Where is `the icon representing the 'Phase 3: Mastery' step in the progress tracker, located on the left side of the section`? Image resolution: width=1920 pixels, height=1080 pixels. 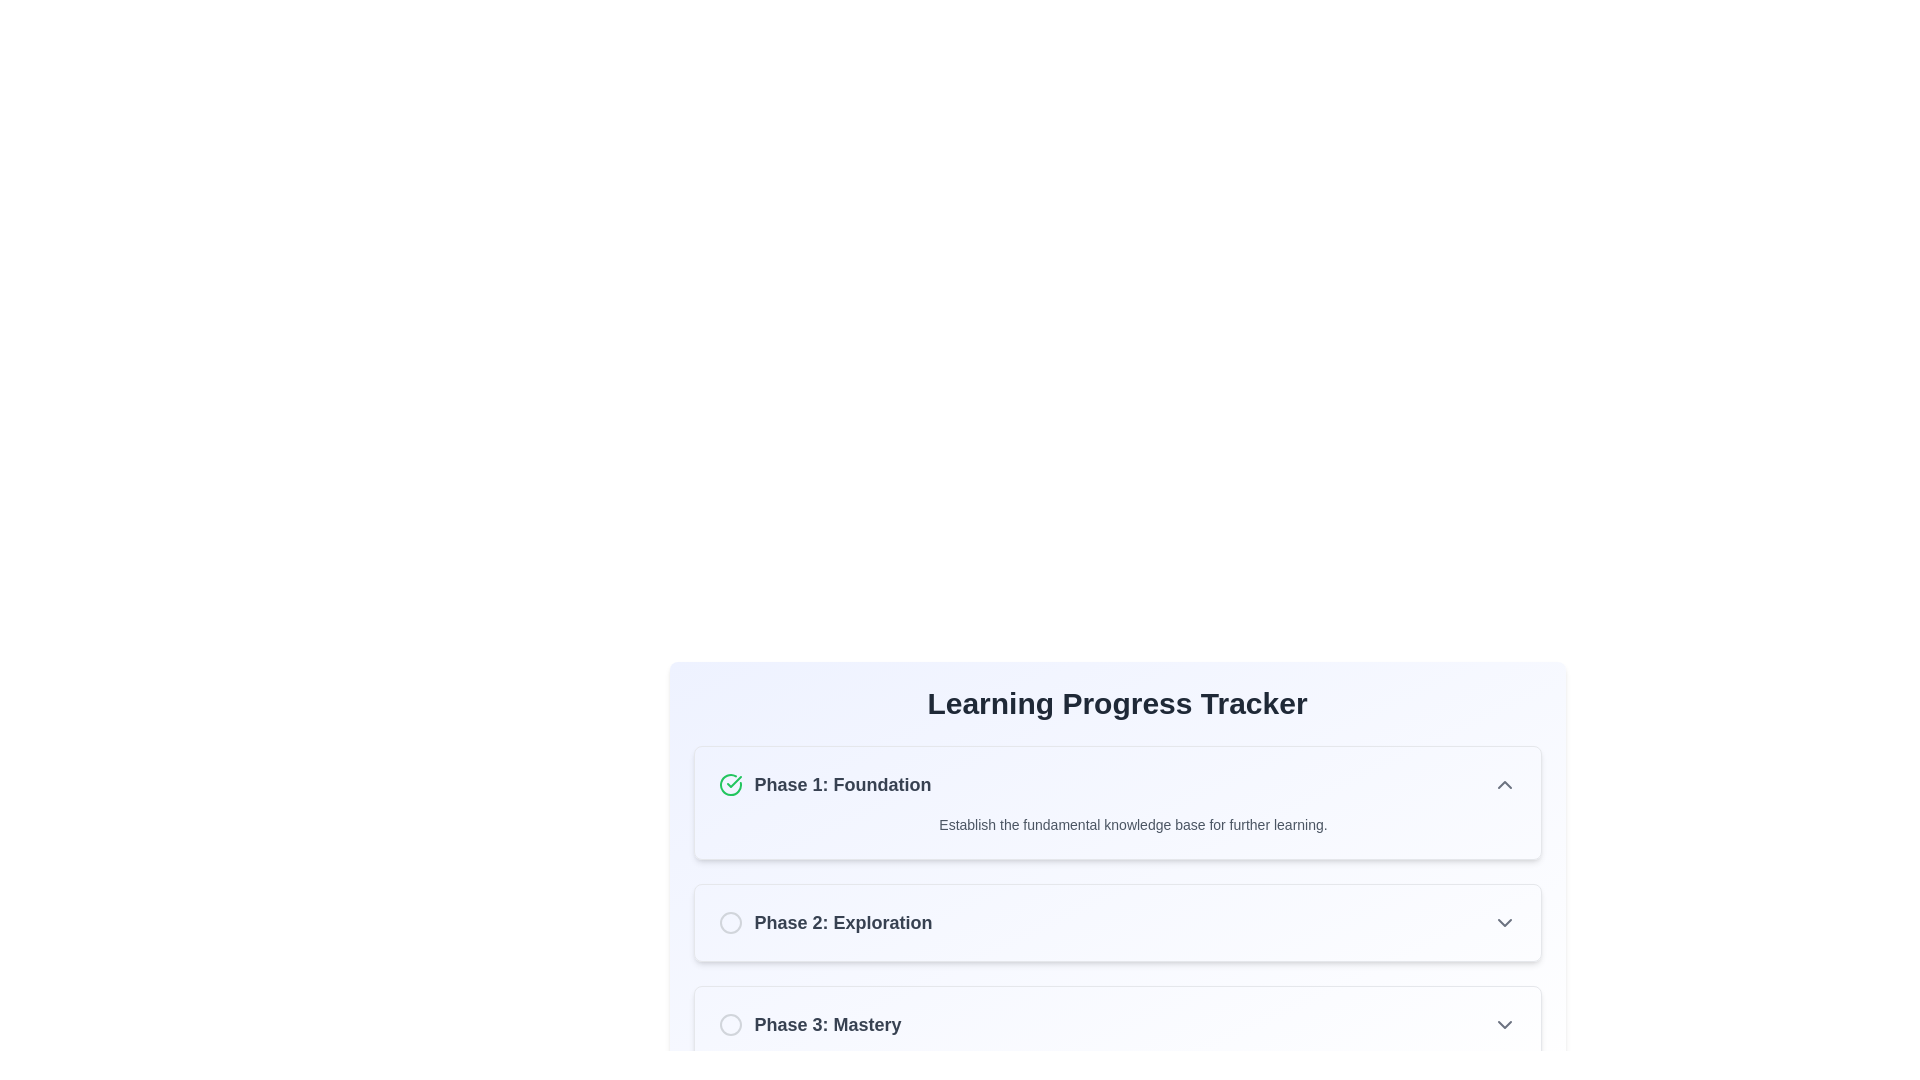 the icon representing the 'Phase 3: Mastery' step in the progress tracker, located on the left side of the section is located at coordinates (729, 1025).